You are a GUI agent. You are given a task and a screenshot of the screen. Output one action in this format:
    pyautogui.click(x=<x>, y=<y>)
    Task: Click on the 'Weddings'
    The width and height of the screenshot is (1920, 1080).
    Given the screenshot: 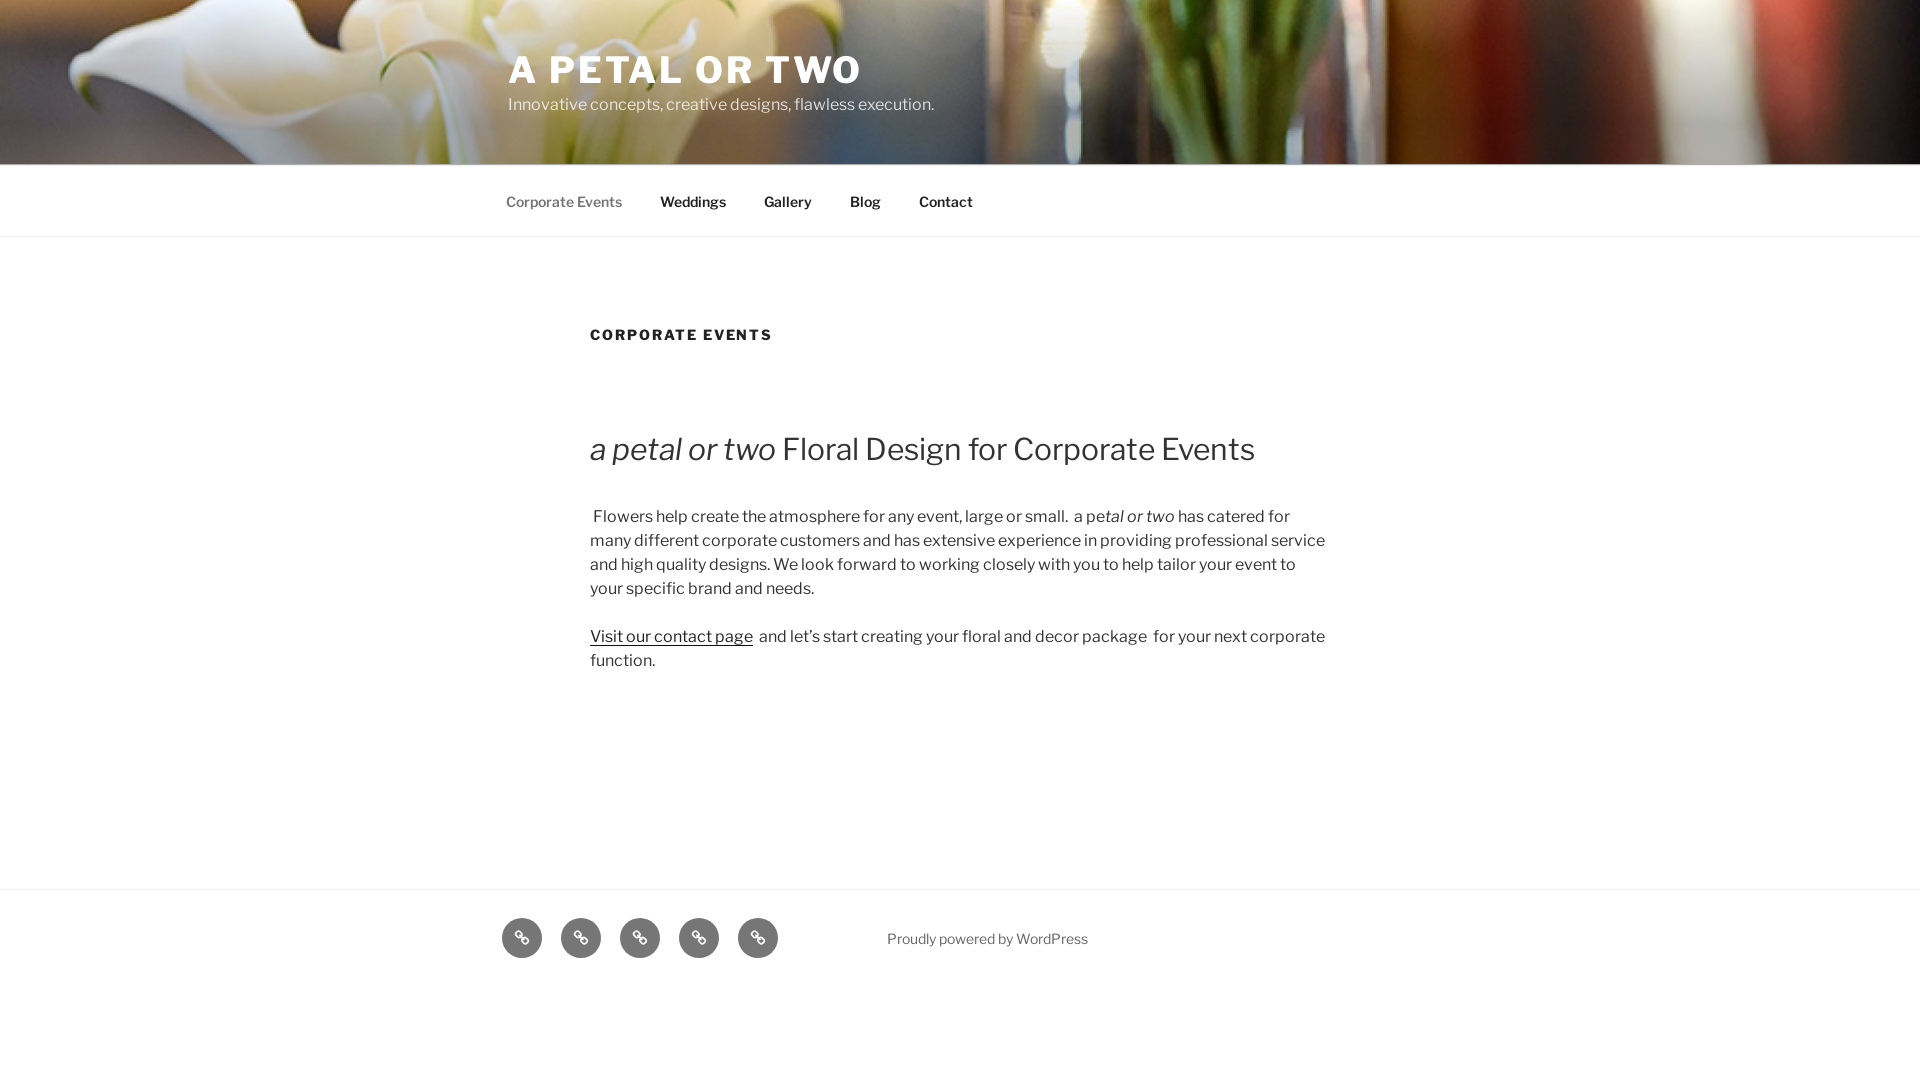 What is the action you would take?
    pyautogui.click(x=579, y=937)
    